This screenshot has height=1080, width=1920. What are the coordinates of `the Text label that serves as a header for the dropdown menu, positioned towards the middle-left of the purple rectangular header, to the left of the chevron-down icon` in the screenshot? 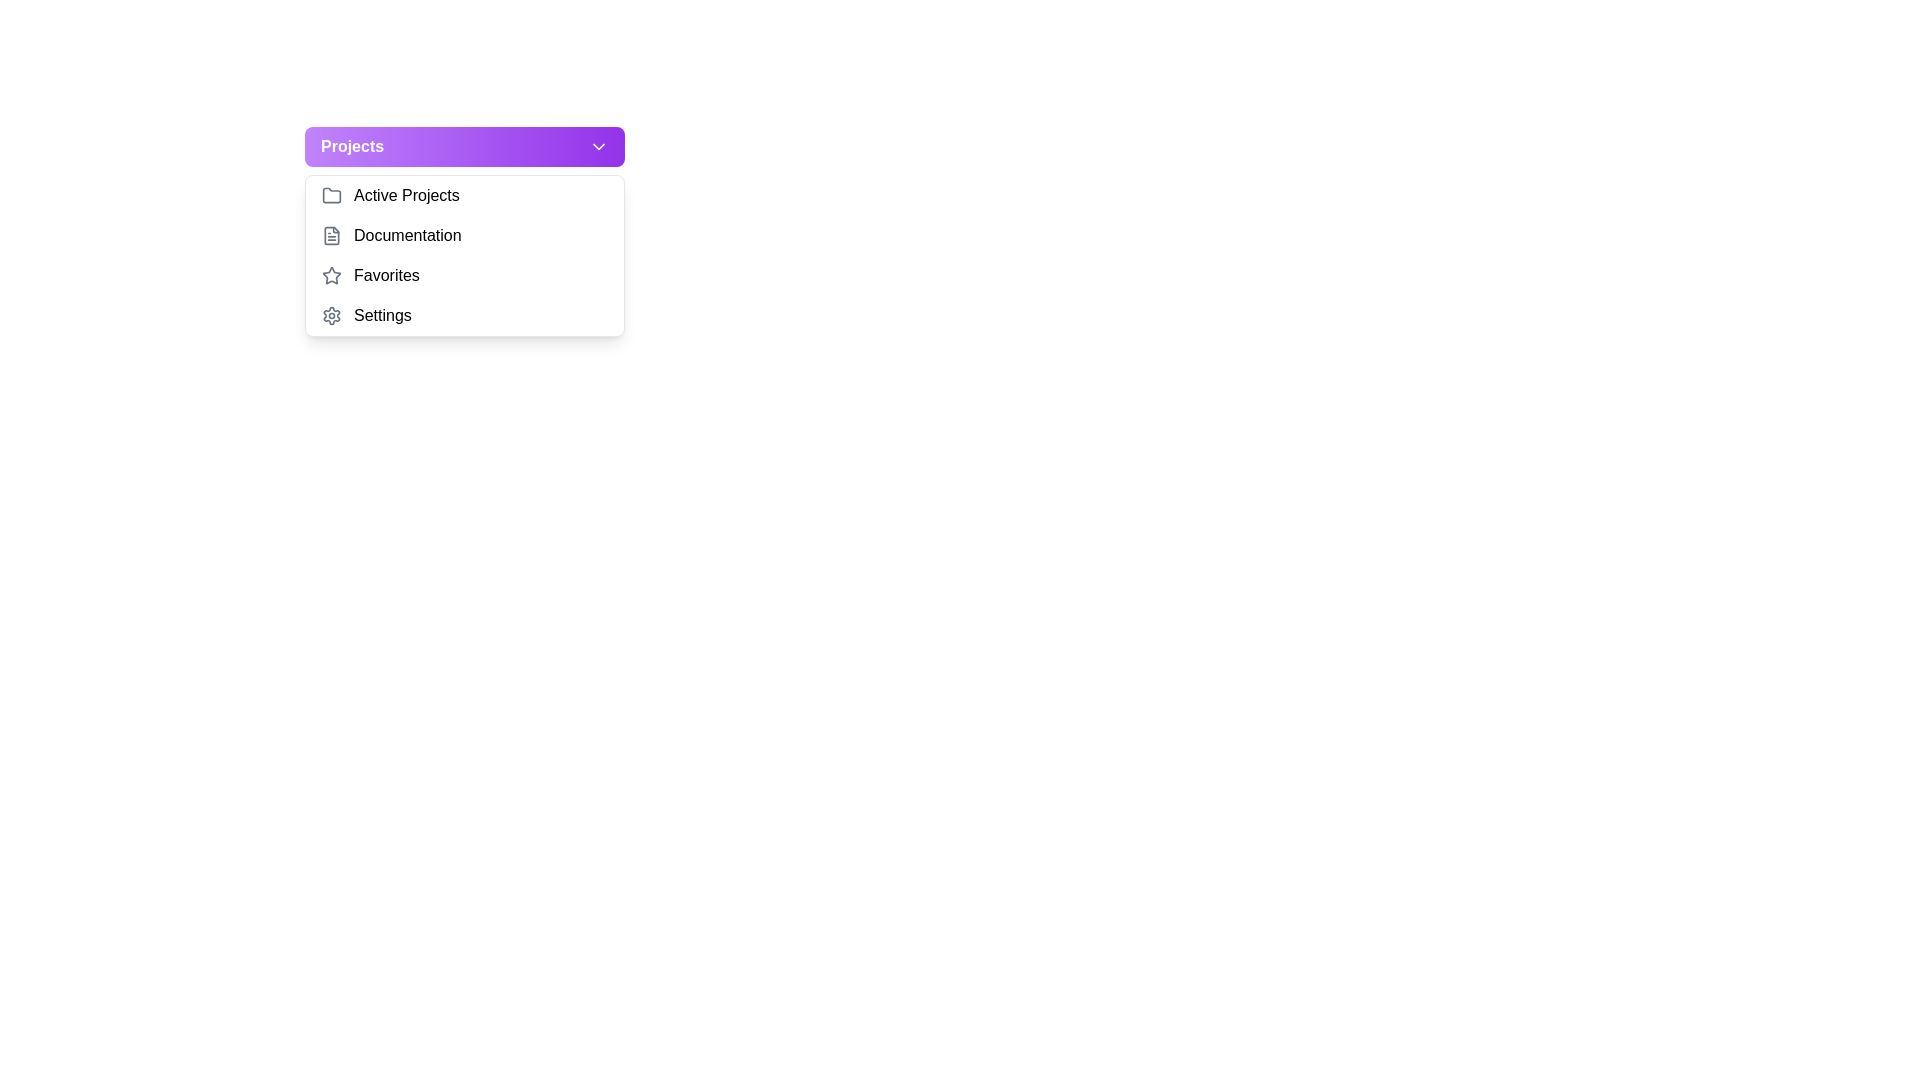 It's located at (352, 145).